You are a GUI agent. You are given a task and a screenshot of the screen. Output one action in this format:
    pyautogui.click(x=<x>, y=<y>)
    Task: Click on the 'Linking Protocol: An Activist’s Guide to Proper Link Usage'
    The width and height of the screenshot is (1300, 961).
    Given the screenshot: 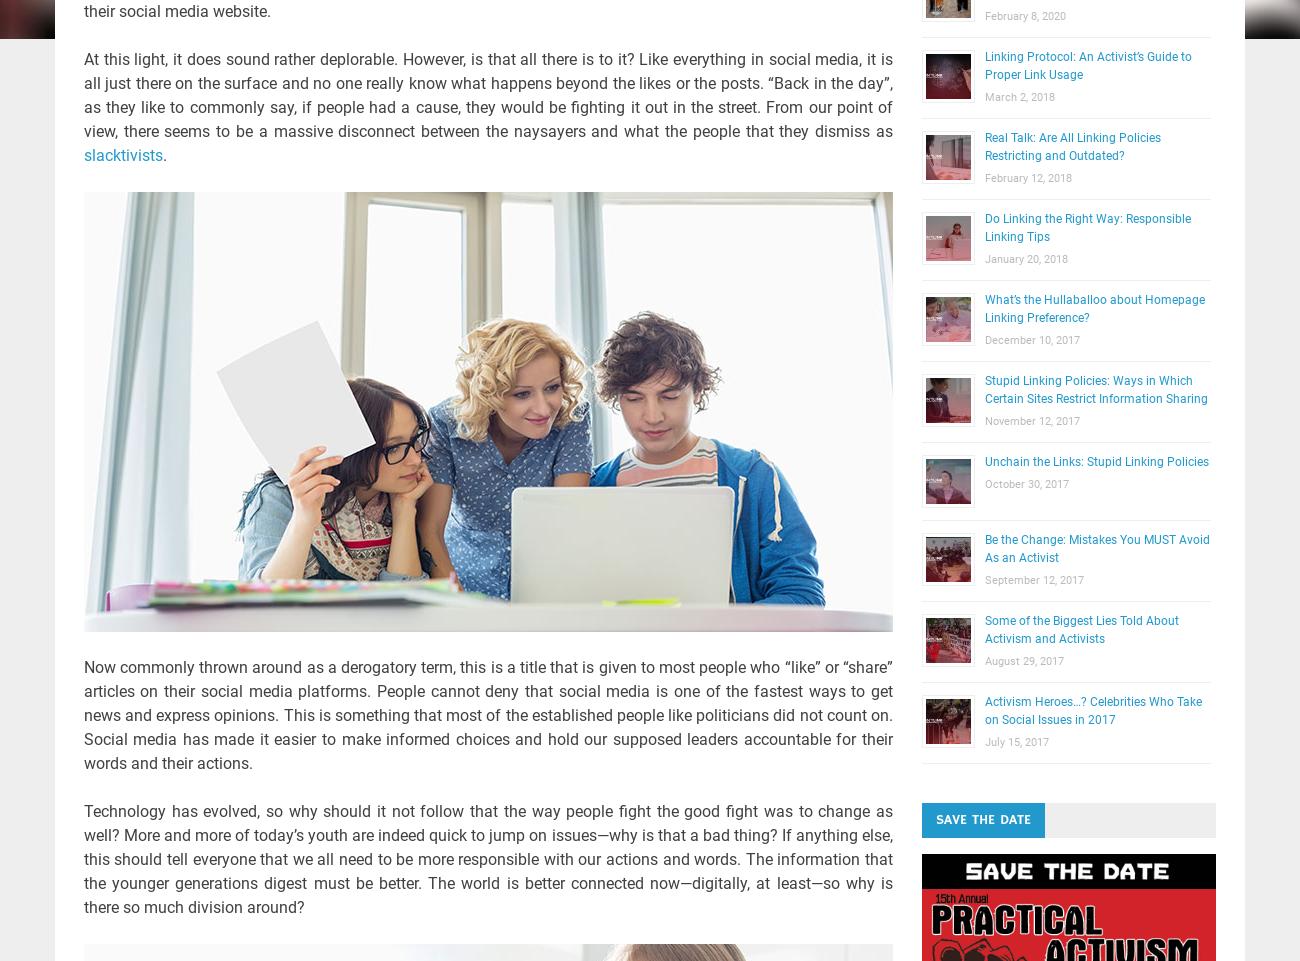 What is the action you would take?
    pyautogui.click(x=1086, y=66)
    